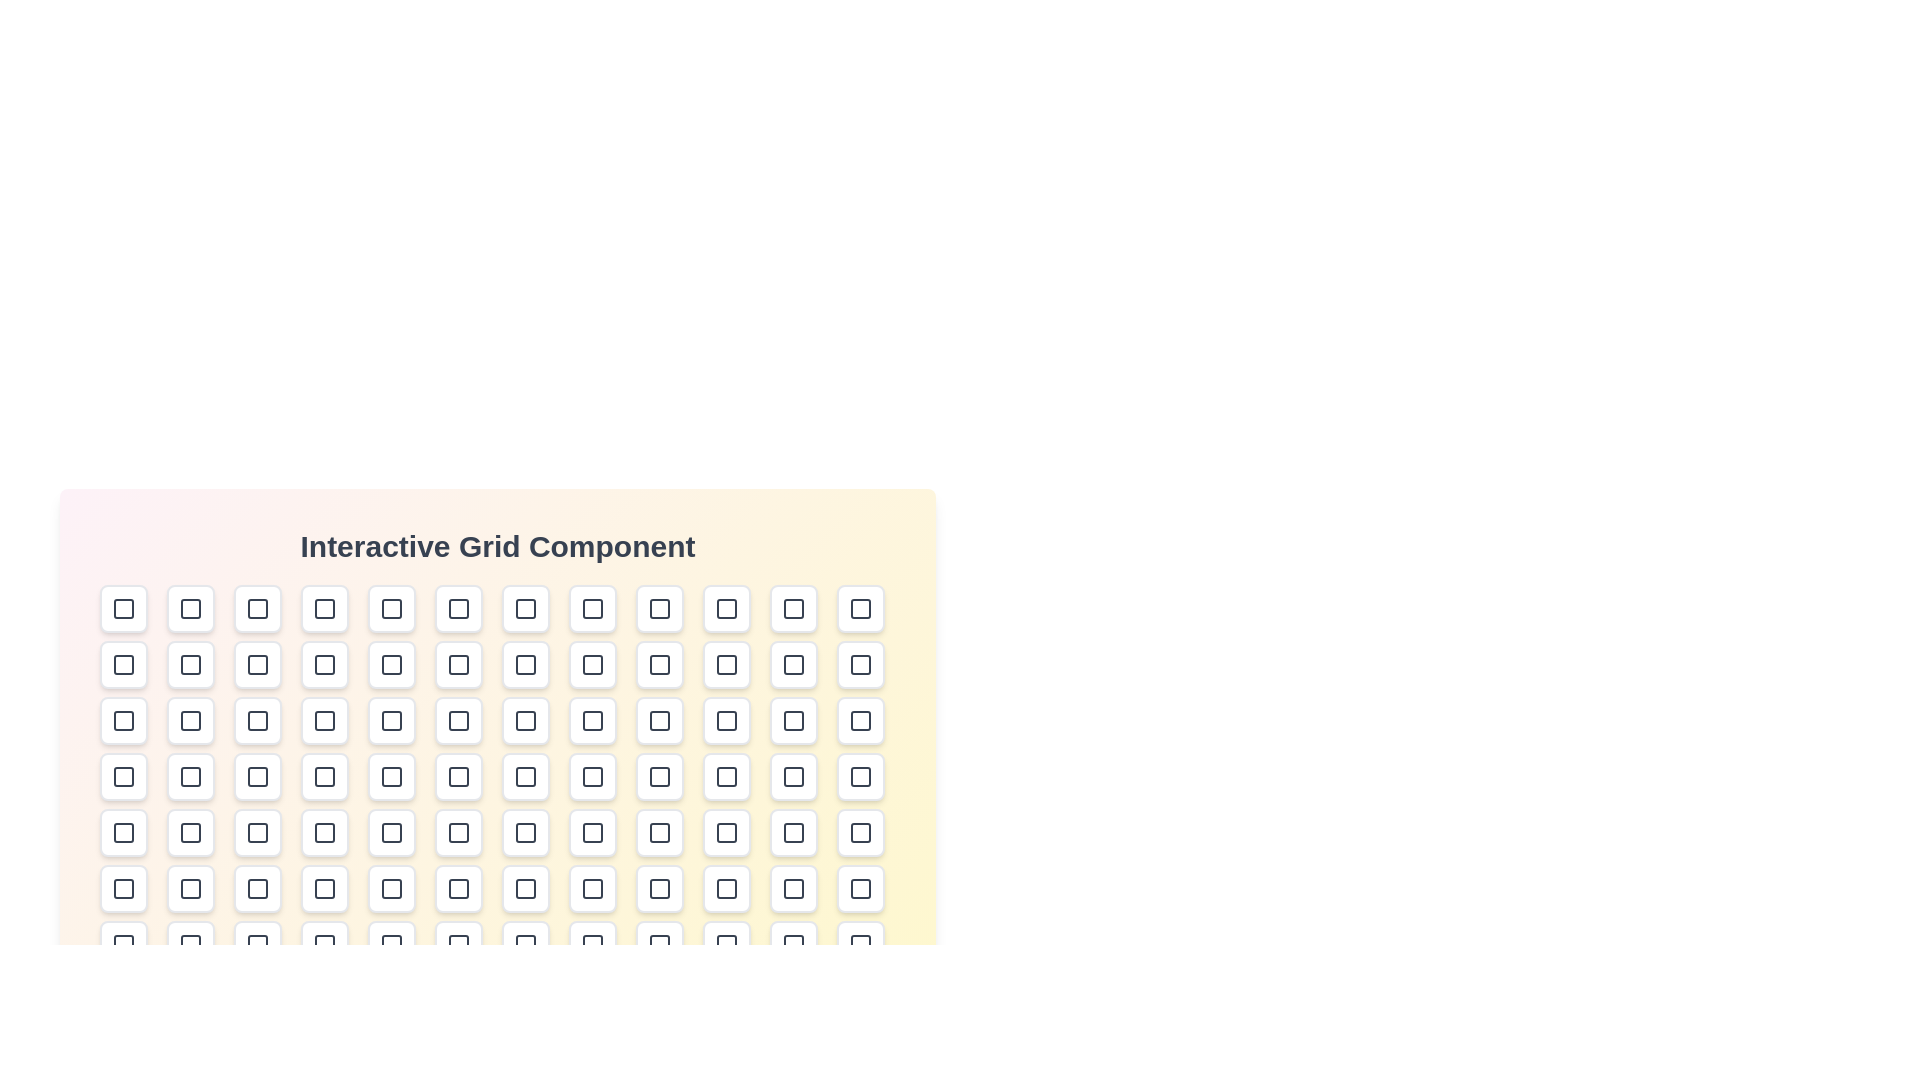 The height and width of the screenshot is (1080, 1920). I want to click on the header text labeled 'Interactive Grid Component' to focus or select it, so click(498, 547).